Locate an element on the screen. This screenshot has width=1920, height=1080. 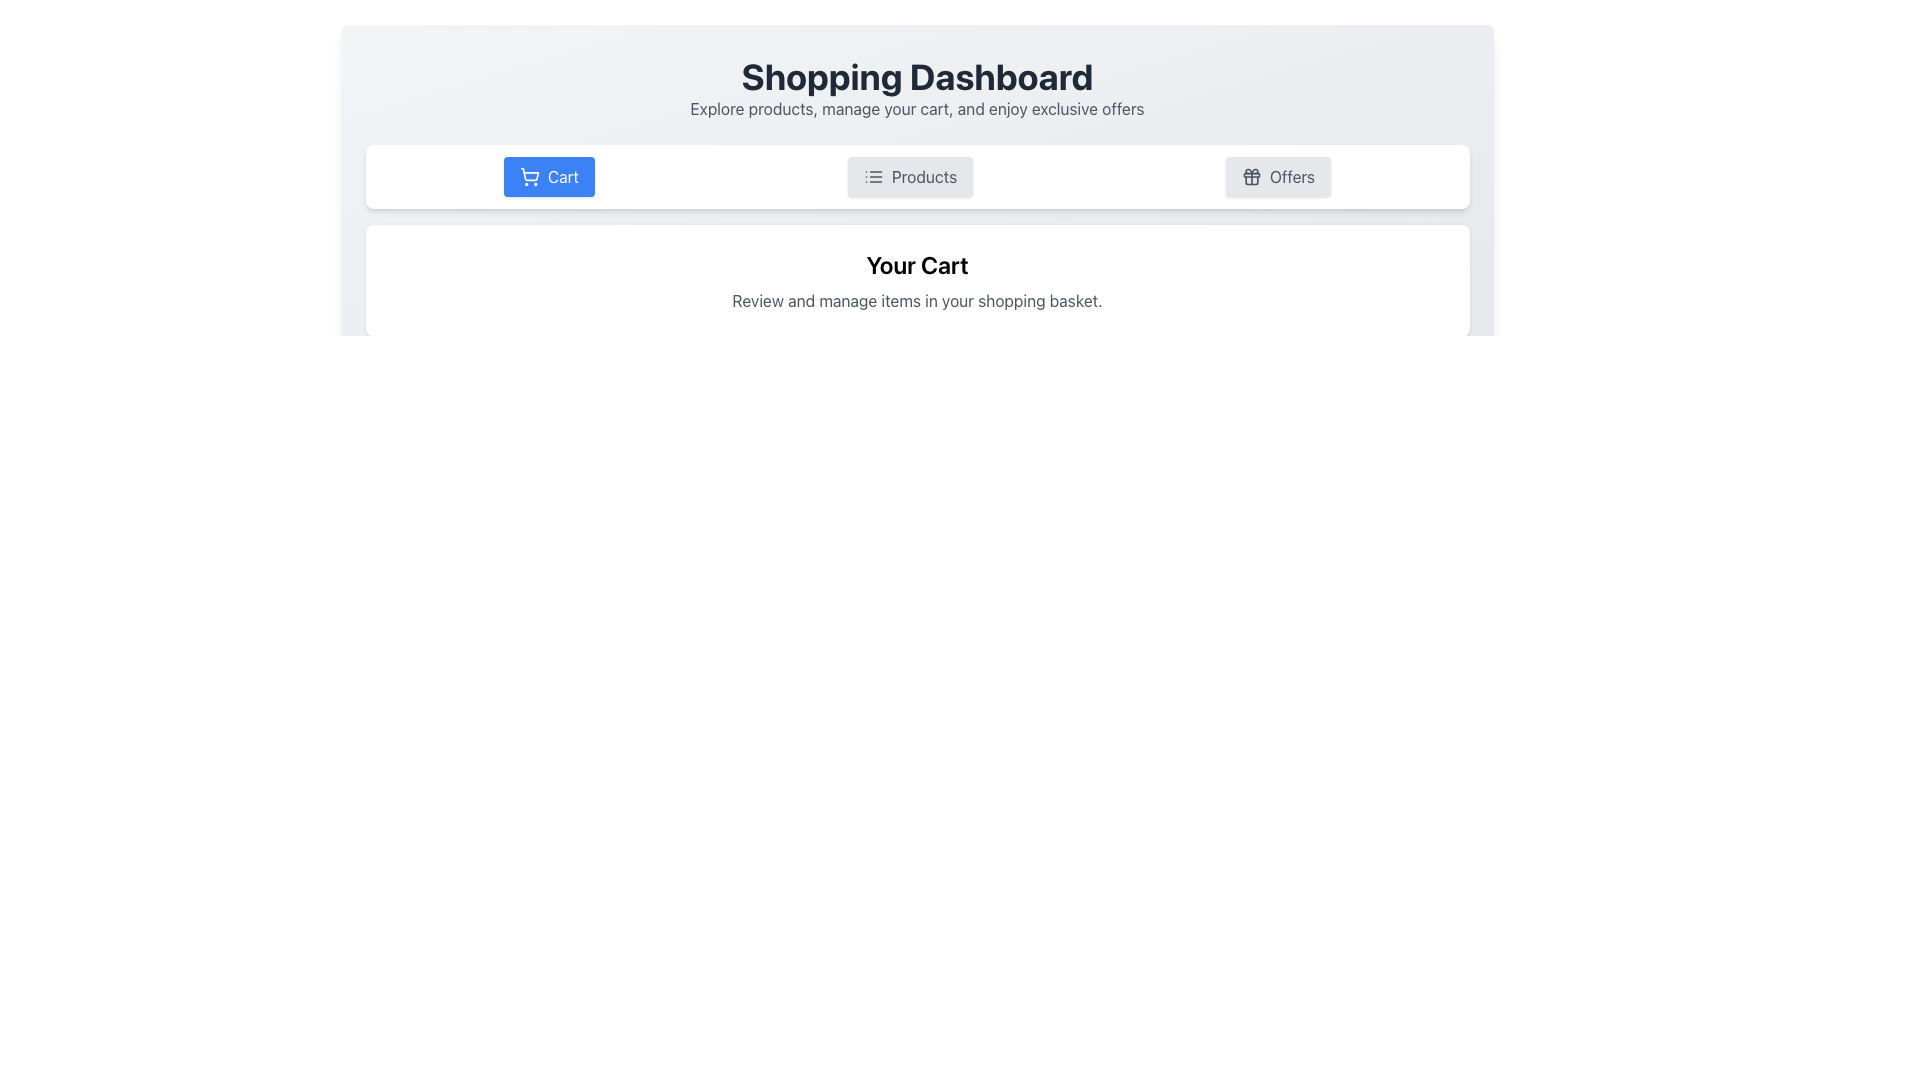
the navigation button located centrally in the top section of the dashboard is located at coordinates (916, 176).